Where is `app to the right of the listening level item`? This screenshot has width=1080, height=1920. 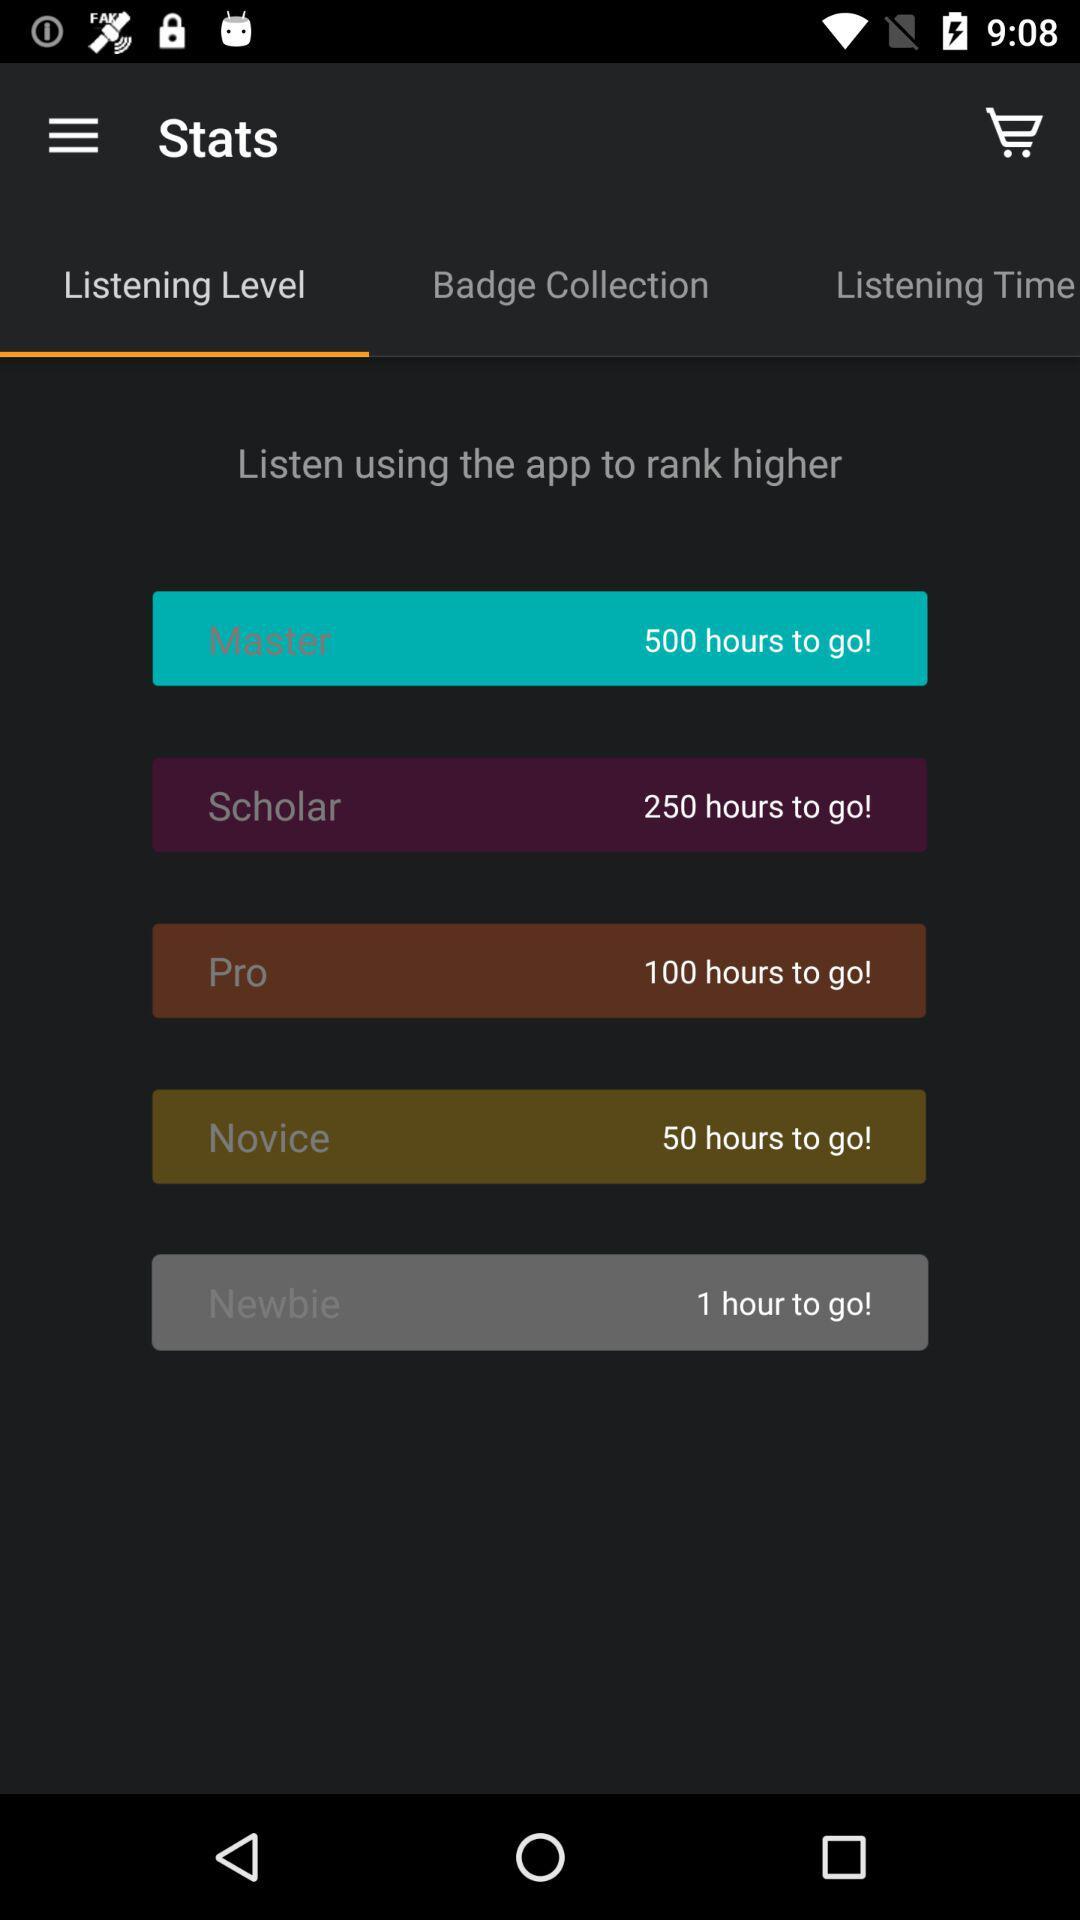
app to the right of the listening level item is located at coordinates (570, 282).